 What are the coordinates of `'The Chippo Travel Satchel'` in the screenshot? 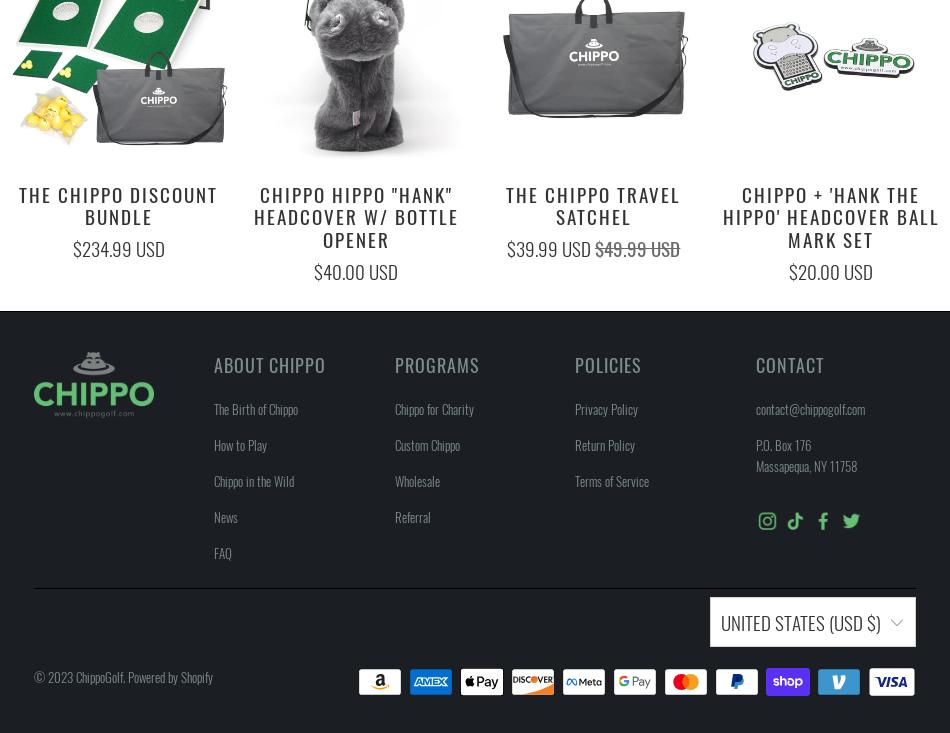 It's located at (593, 203).